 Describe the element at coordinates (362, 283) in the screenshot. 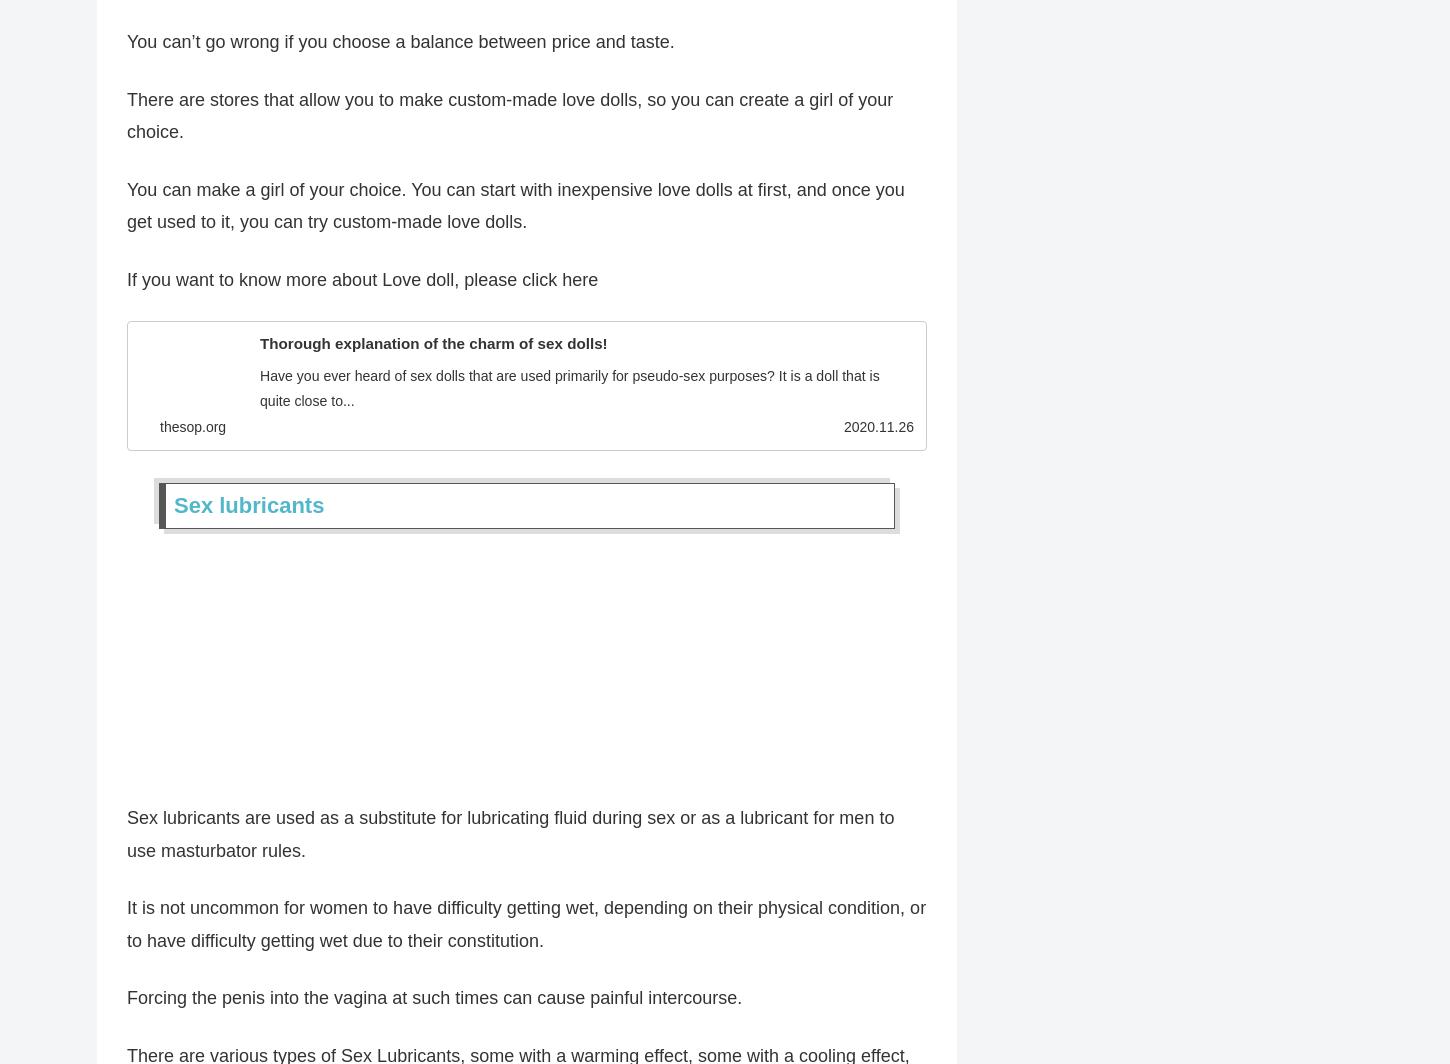

I see `'If you want to know more about Love doll, please click here'` at that location.